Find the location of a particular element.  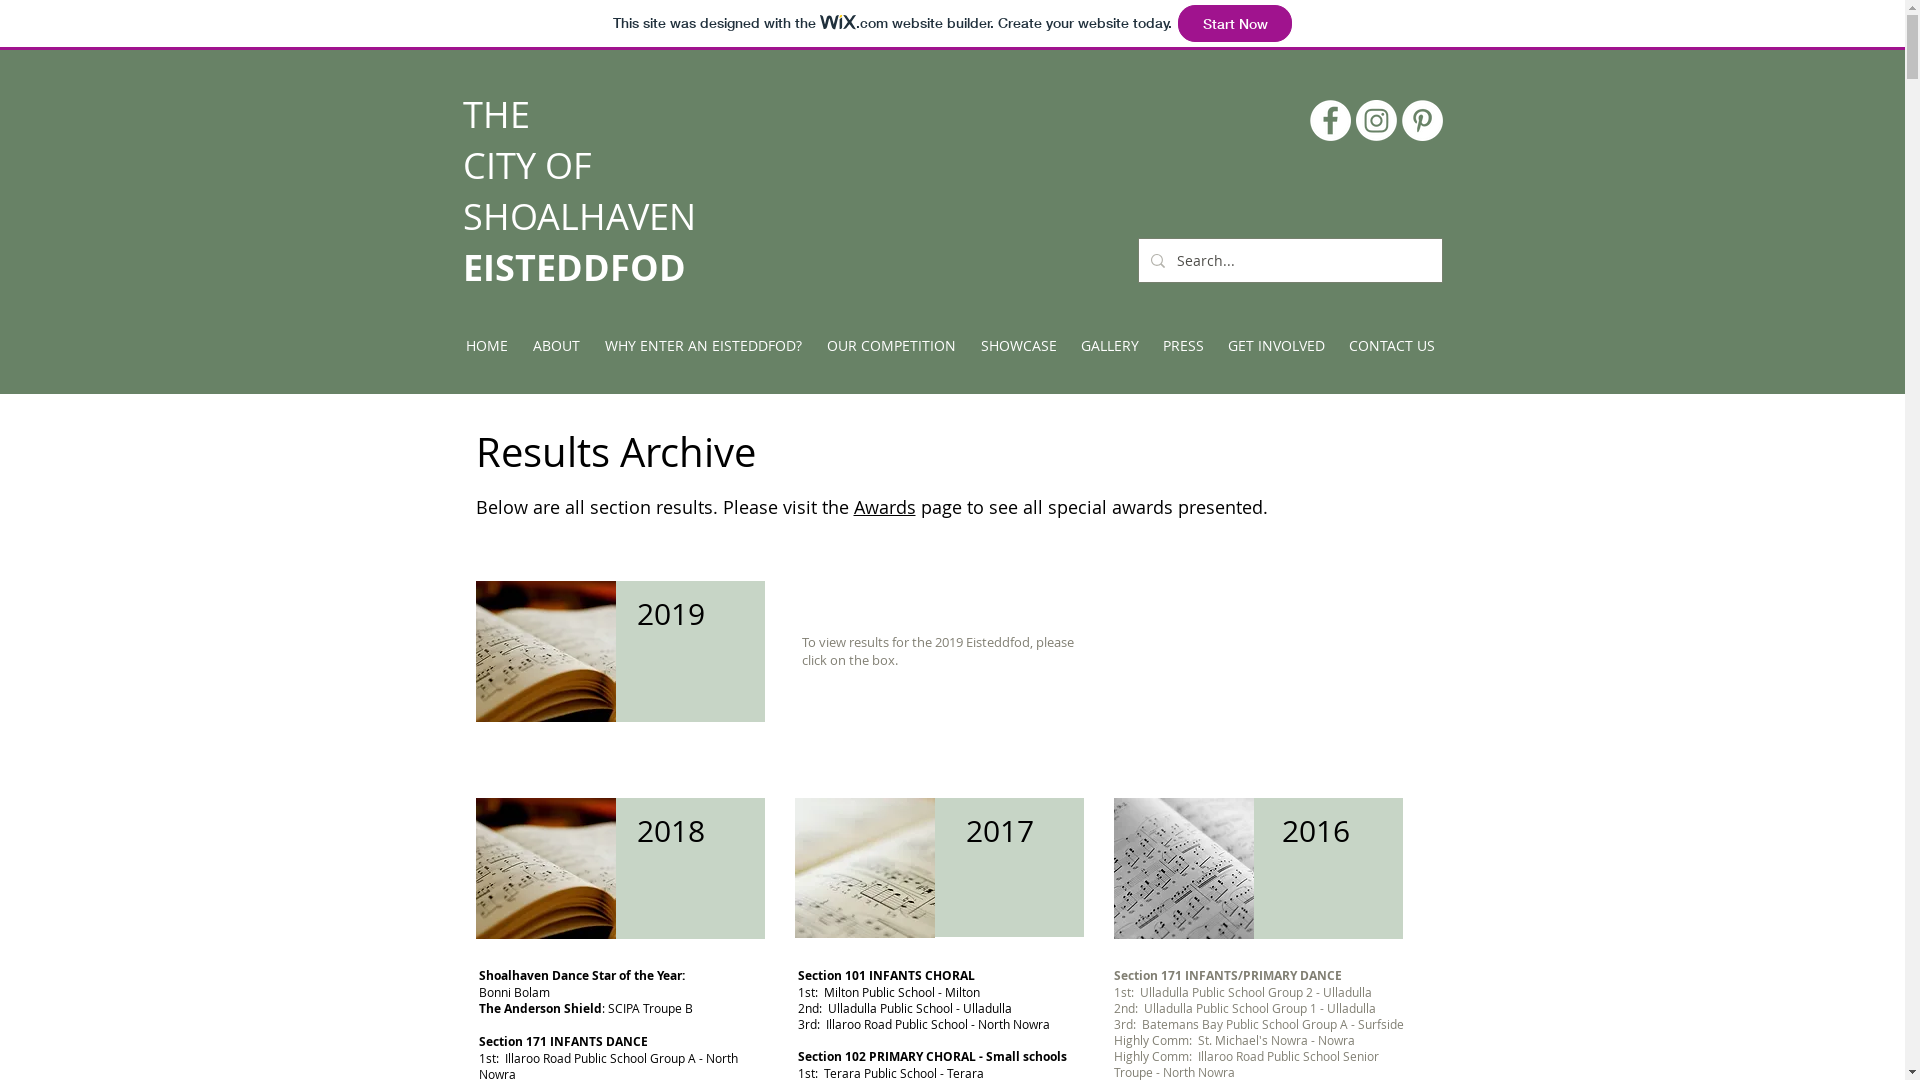

'Nocturne' is located at coordinates (1184, 867).